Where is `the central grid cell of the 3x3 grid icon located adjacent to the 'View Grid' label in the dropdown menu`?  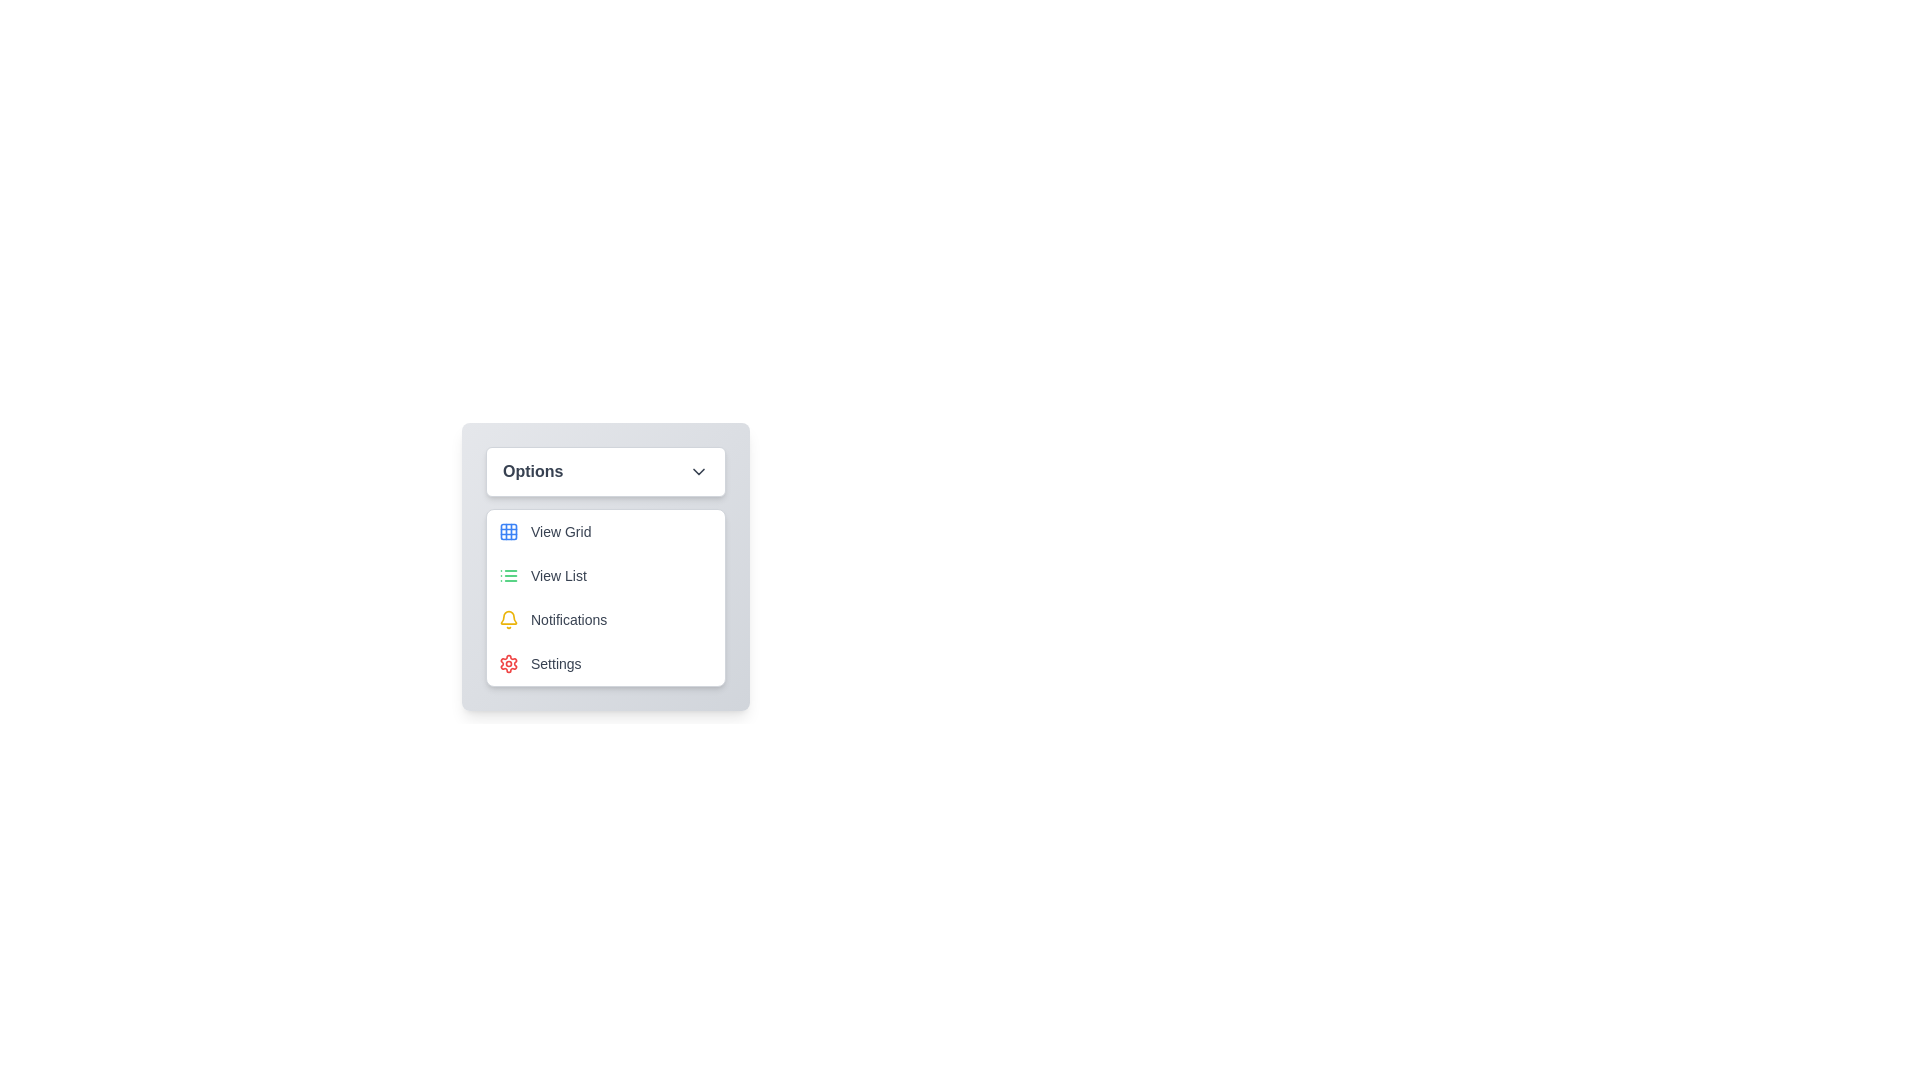
the central grid cell of the 3x3 grid icon located adjacent to the 'View Grid' label in the dropdown menu is located at coordinates (508, 531).